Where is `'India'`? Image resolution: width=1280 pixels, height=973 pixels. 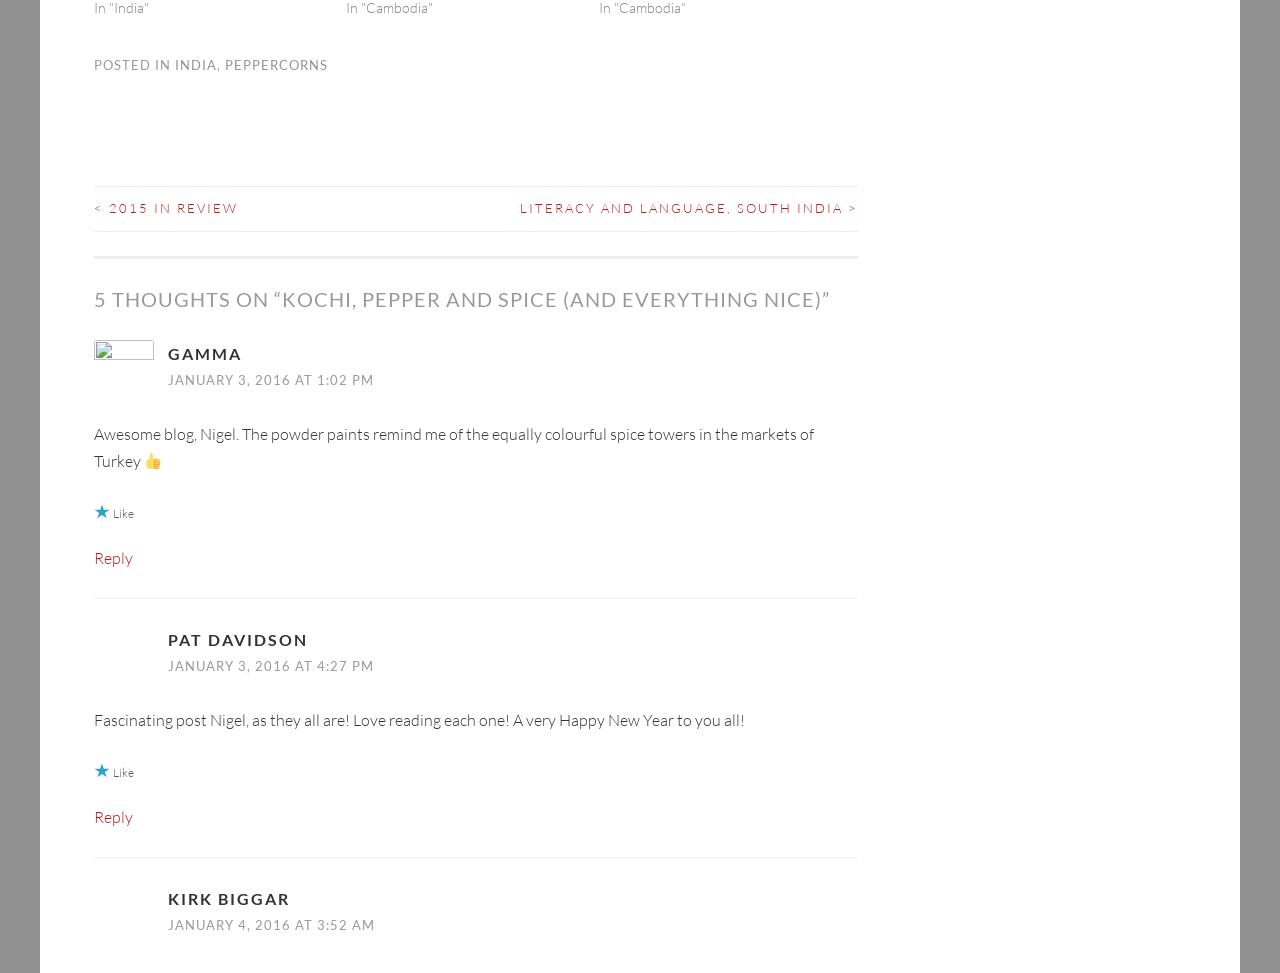 'India' is located at coordinates (195, 32).